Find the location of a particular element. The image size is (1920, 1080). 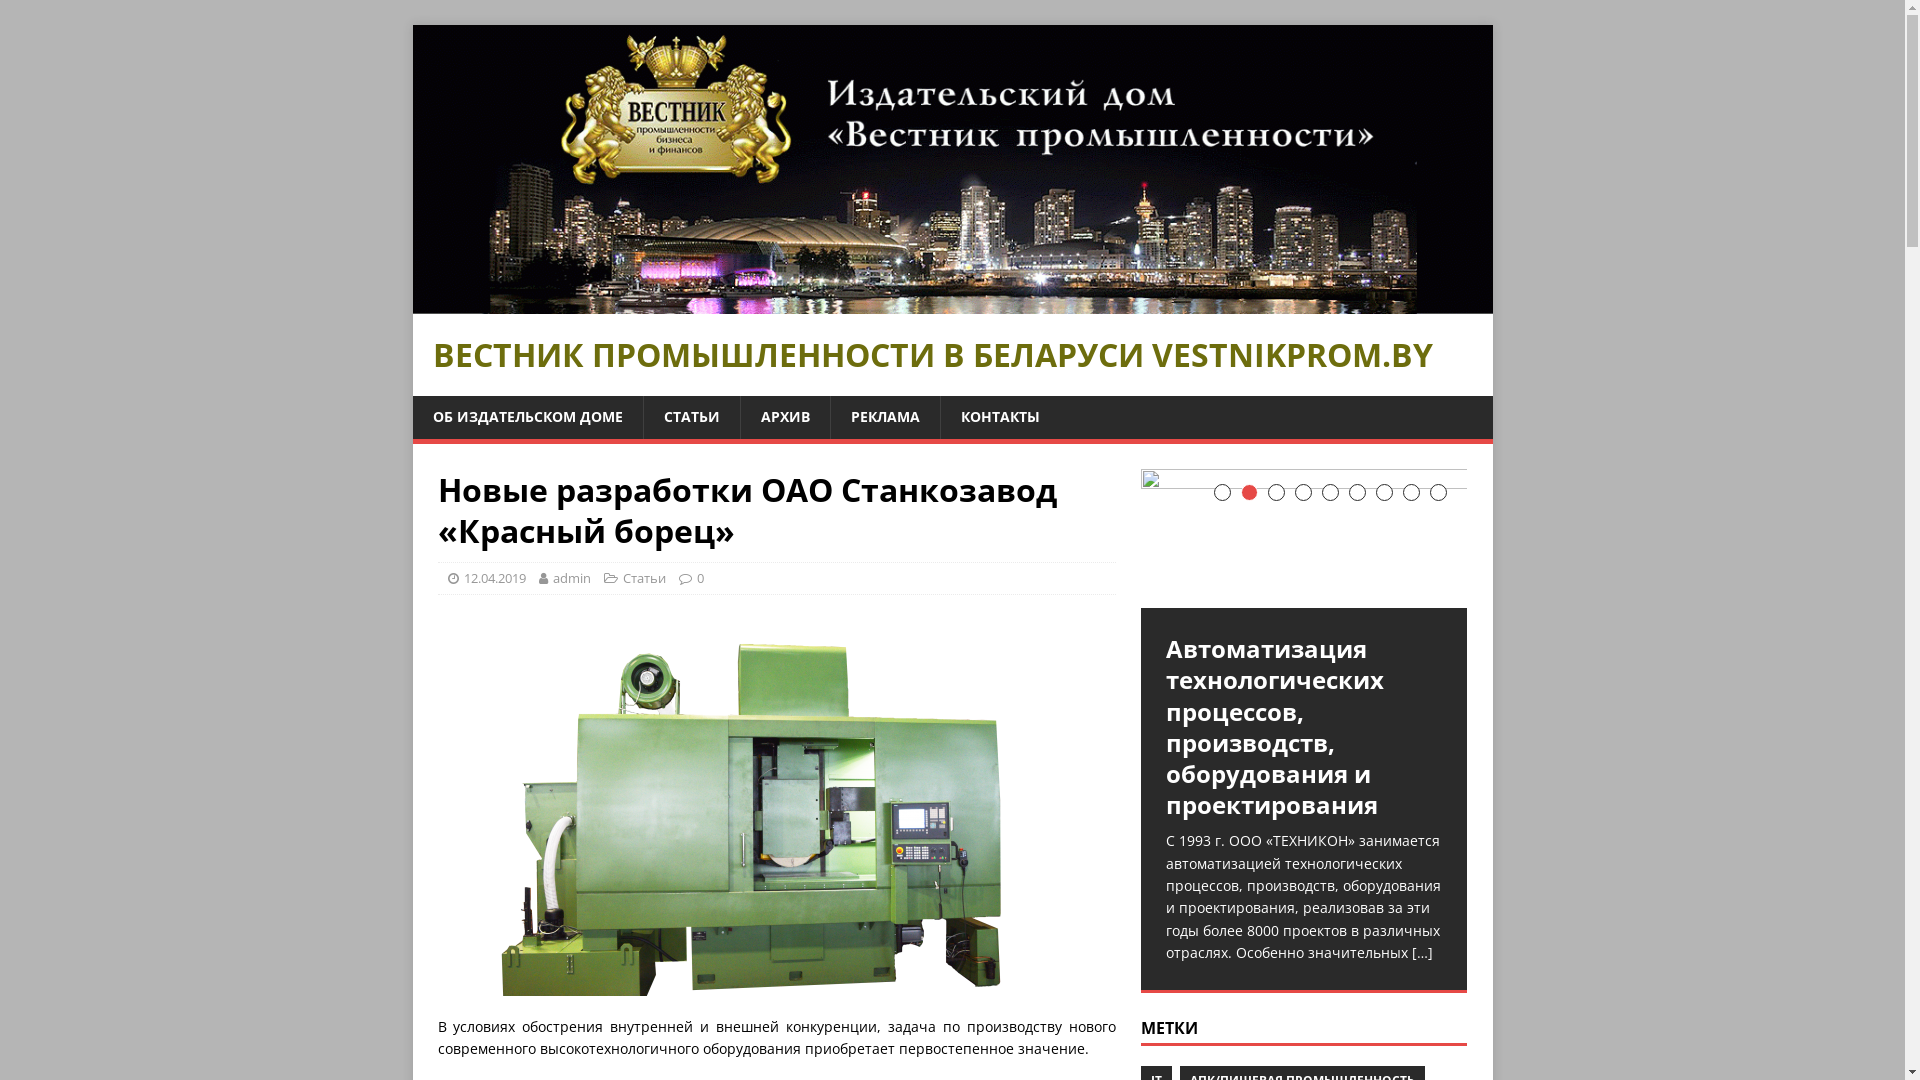

'3' is located at coordinates (1266, 492).